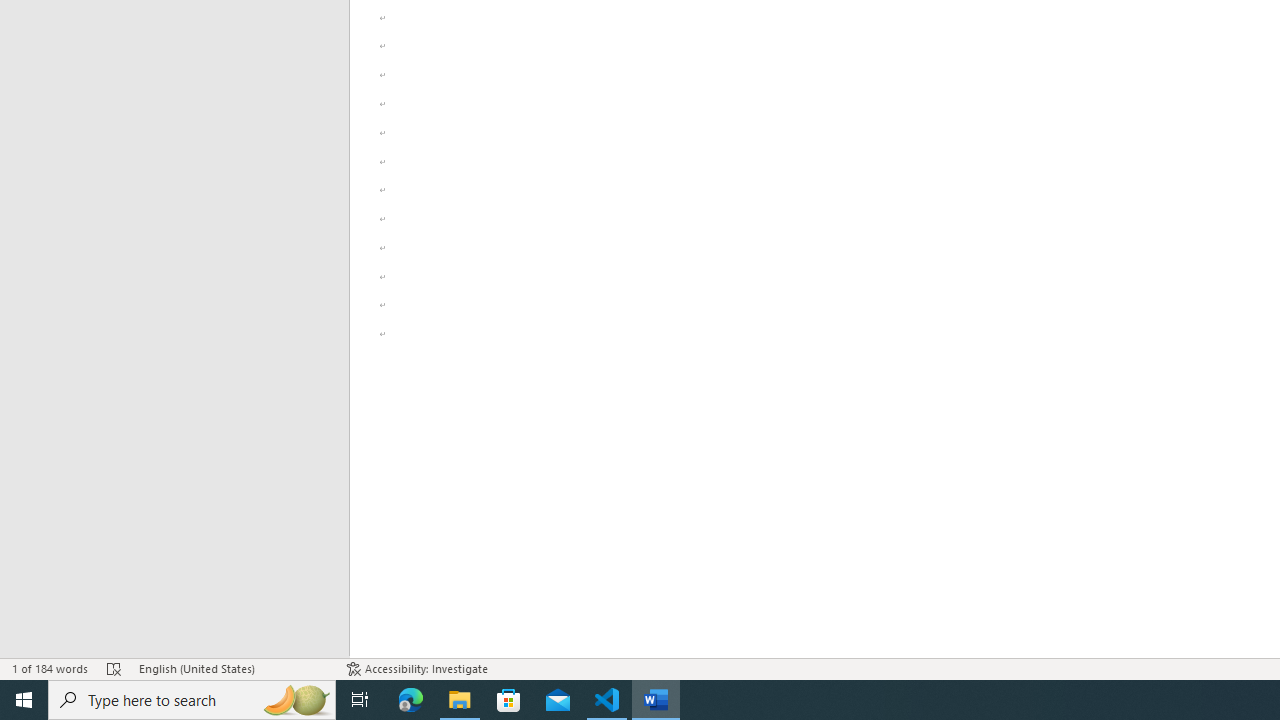 This screenshot has height=720, width=1280. What do you see at coordinates (113, 669) in the screenshot?
I see `'Spelling and Grammar Check Errors'` at bounding box center [113, 669].